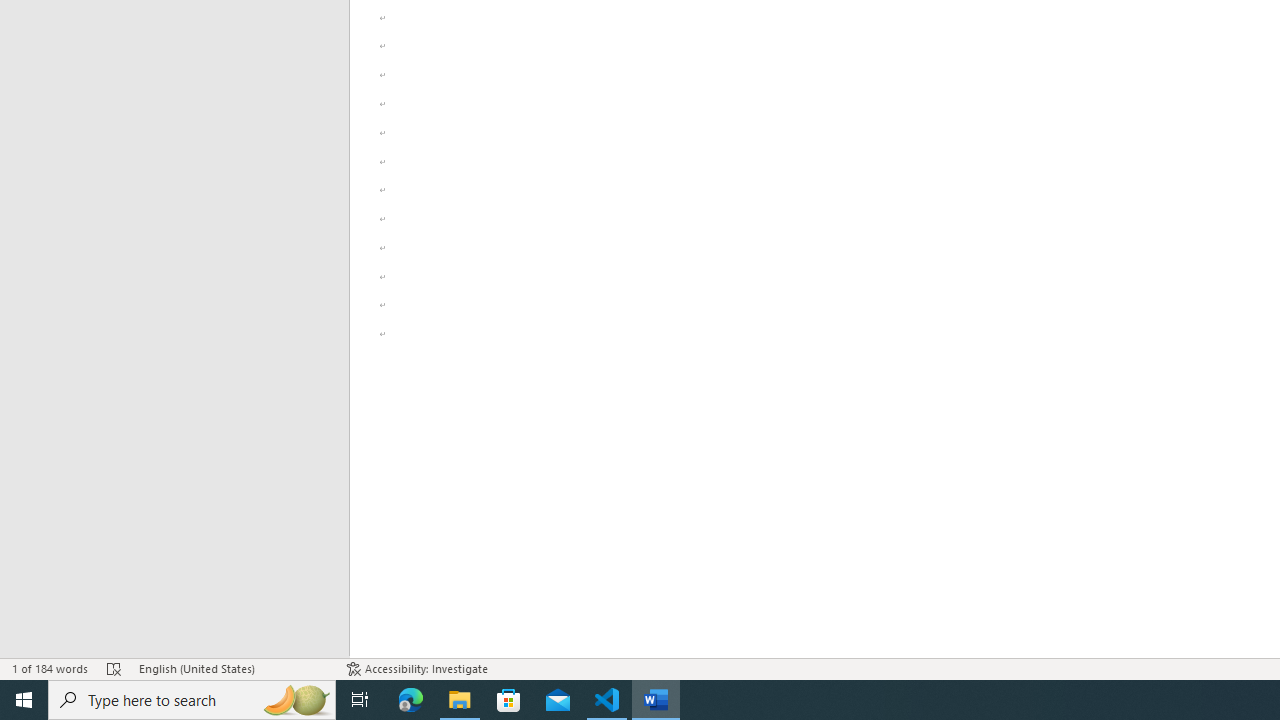 This screenshot has height=720, width=1280. What do you see at coordinates (113, 669) in the screenshot?
I see `'Spelling and Grammar Check Errors'` at bounding box center [113, 669].